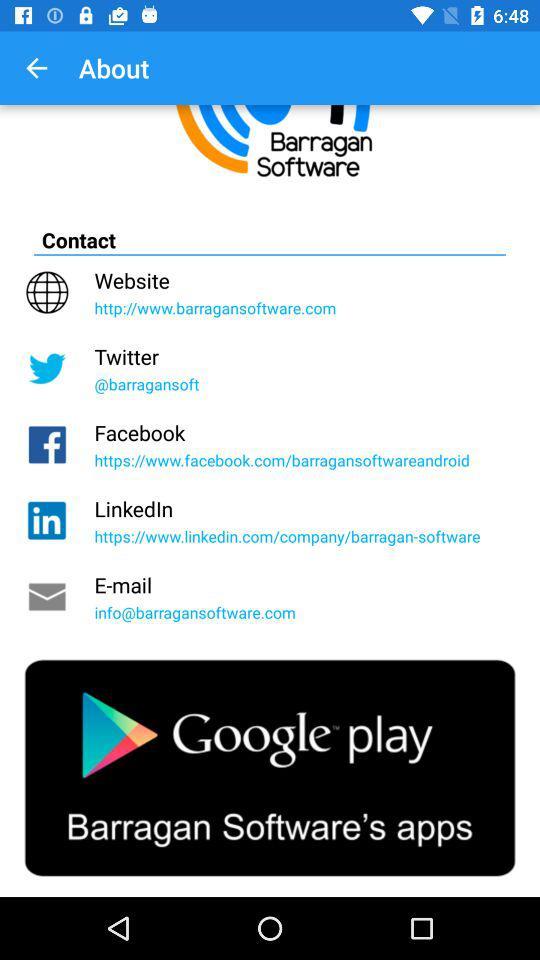 Image resolution: width=540 pixels, height=960 pixels. I want to click on option above facebook, so click(270, 367).